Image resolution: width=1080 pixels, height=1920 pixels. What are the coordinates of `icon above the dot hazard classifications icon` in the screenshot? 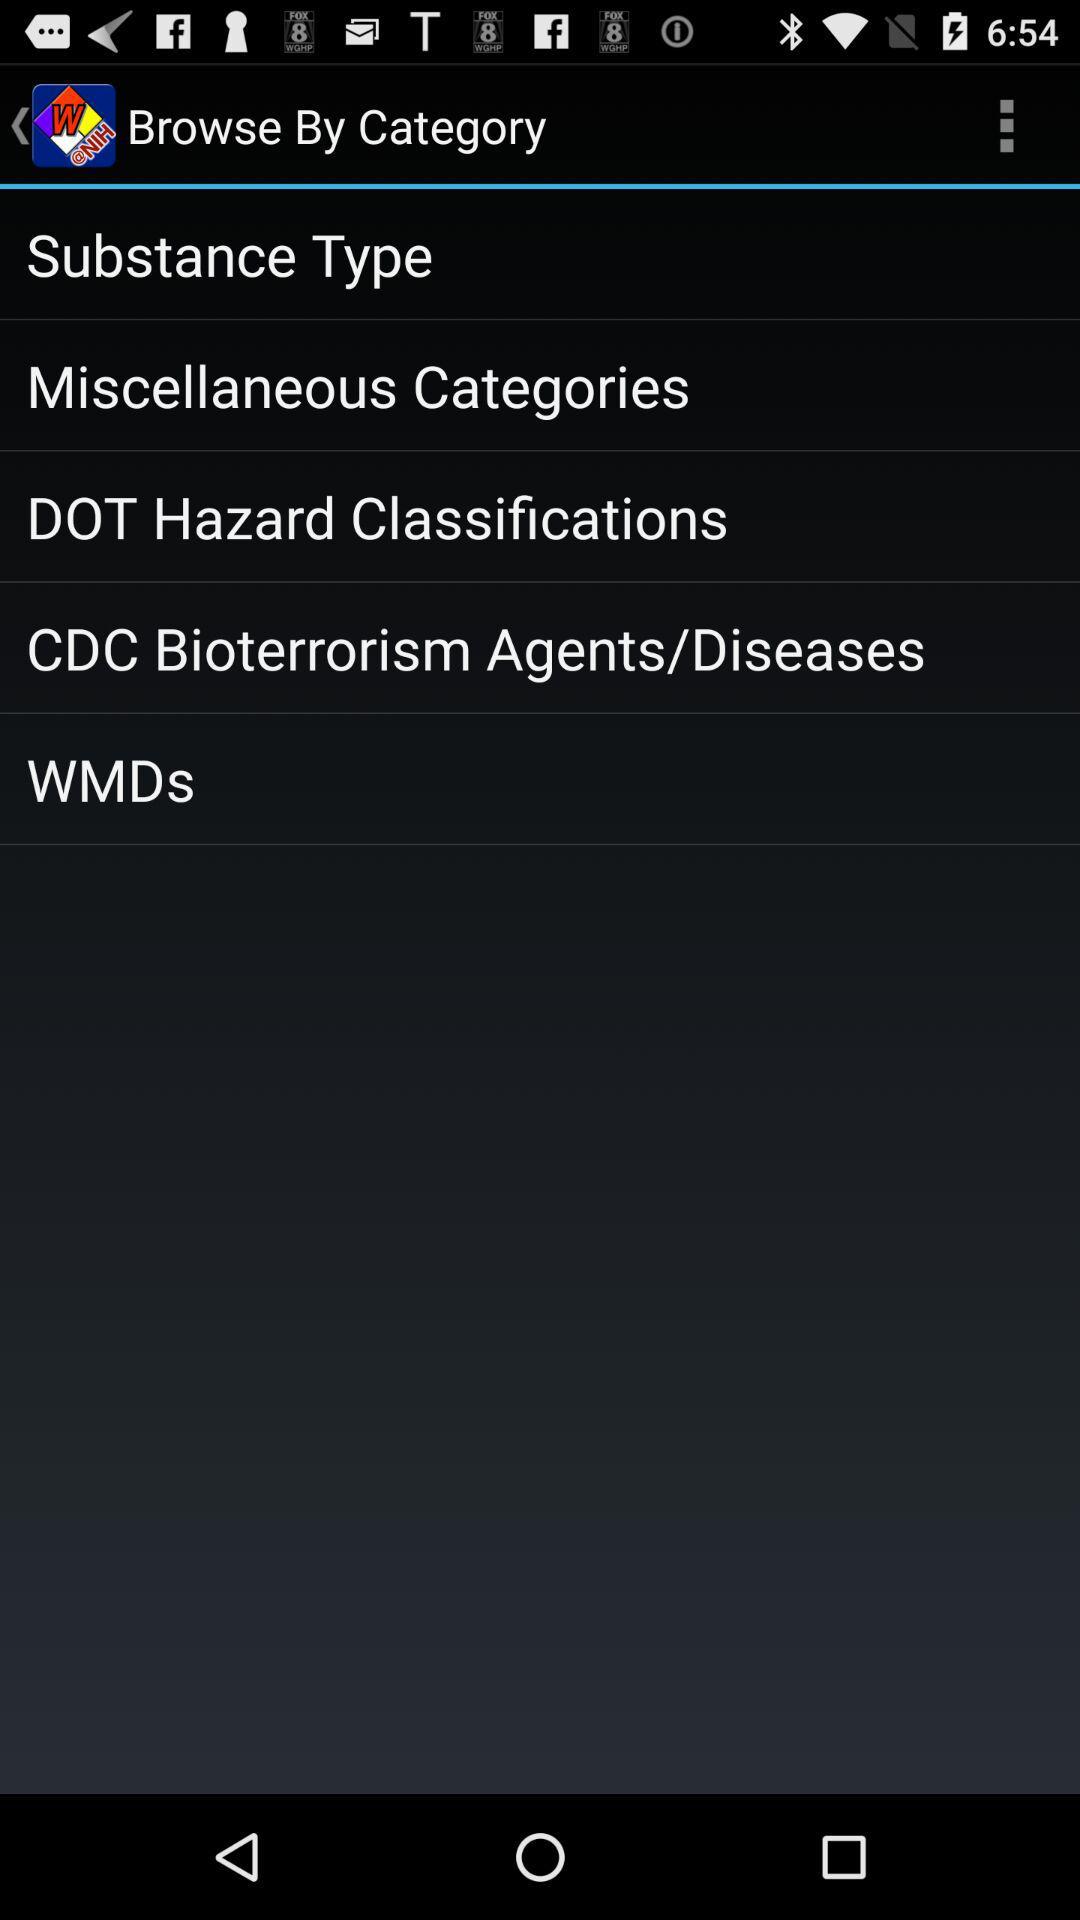 It's located at (540, 385).